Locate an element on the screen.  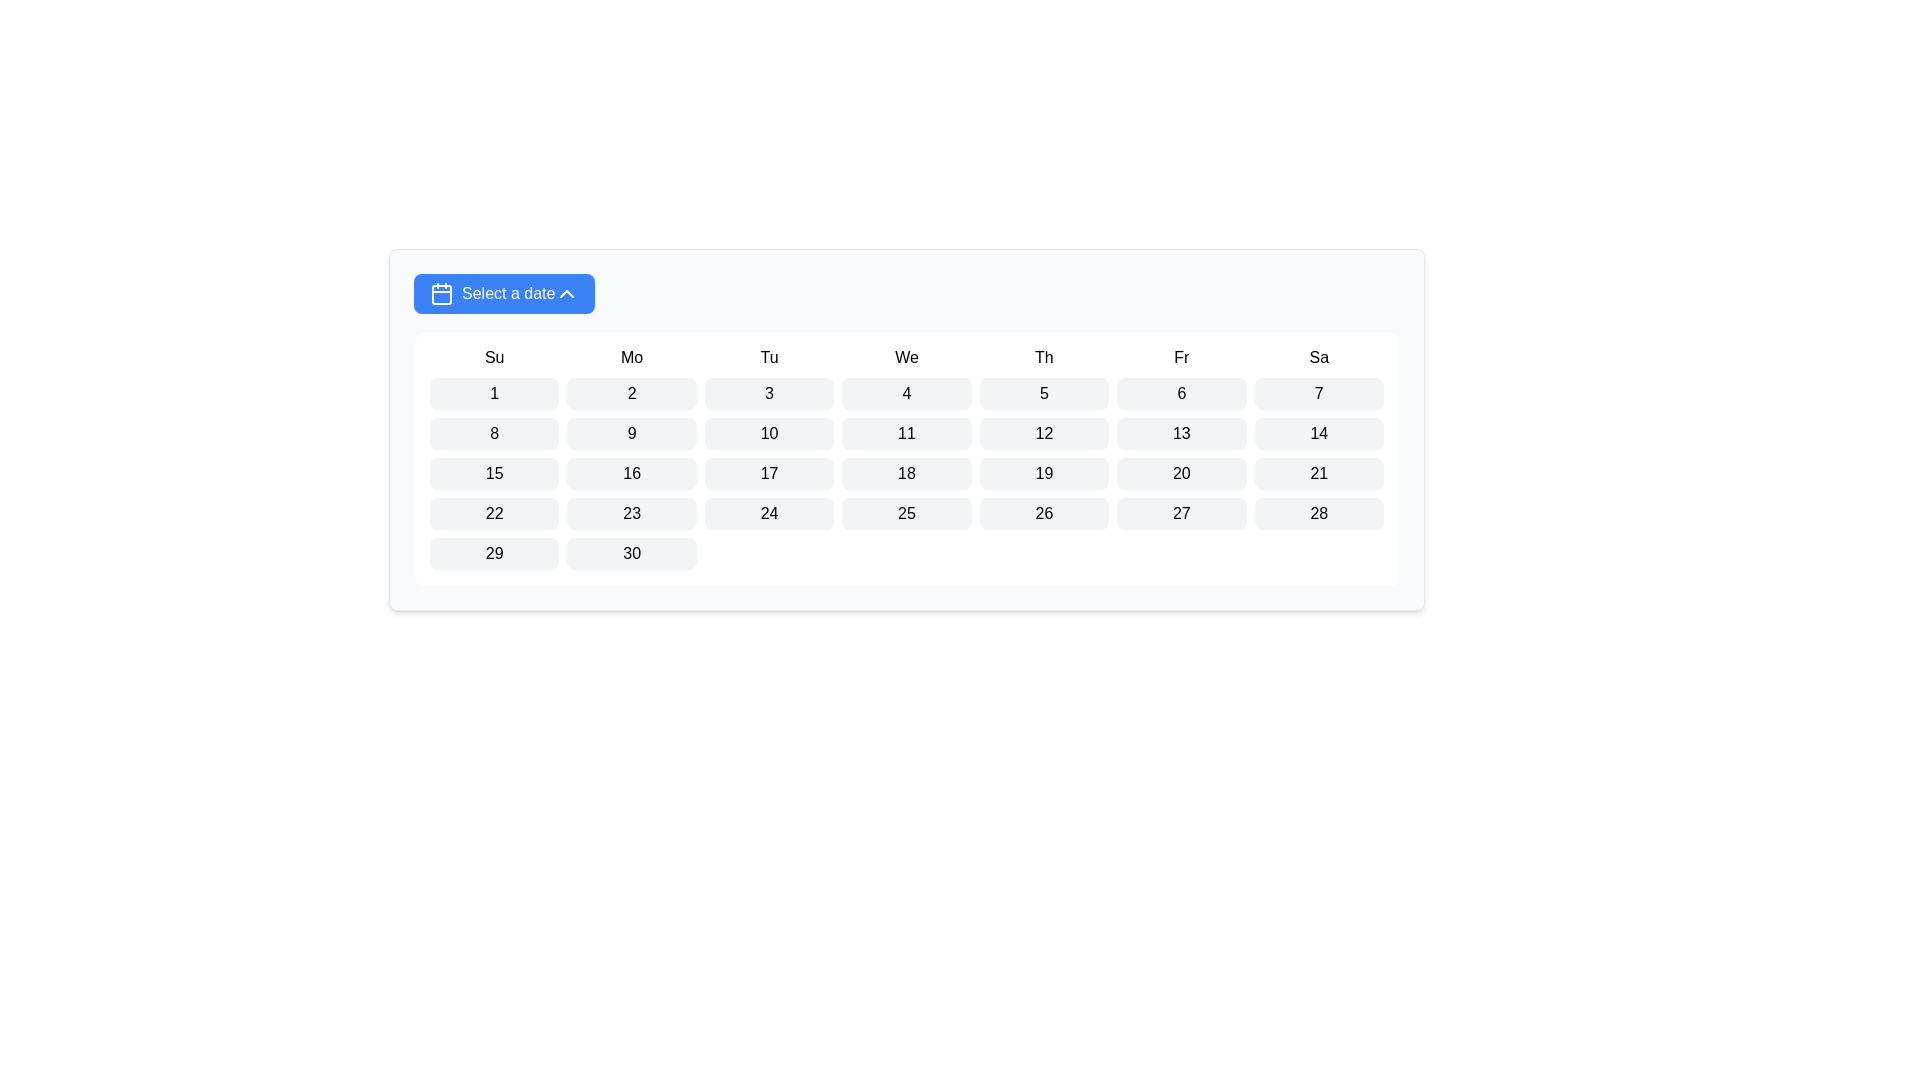
the Calendar grid element that displays abbreviated day names and numbers, positioned centrally within the interface is located at coordinates (906, 458).